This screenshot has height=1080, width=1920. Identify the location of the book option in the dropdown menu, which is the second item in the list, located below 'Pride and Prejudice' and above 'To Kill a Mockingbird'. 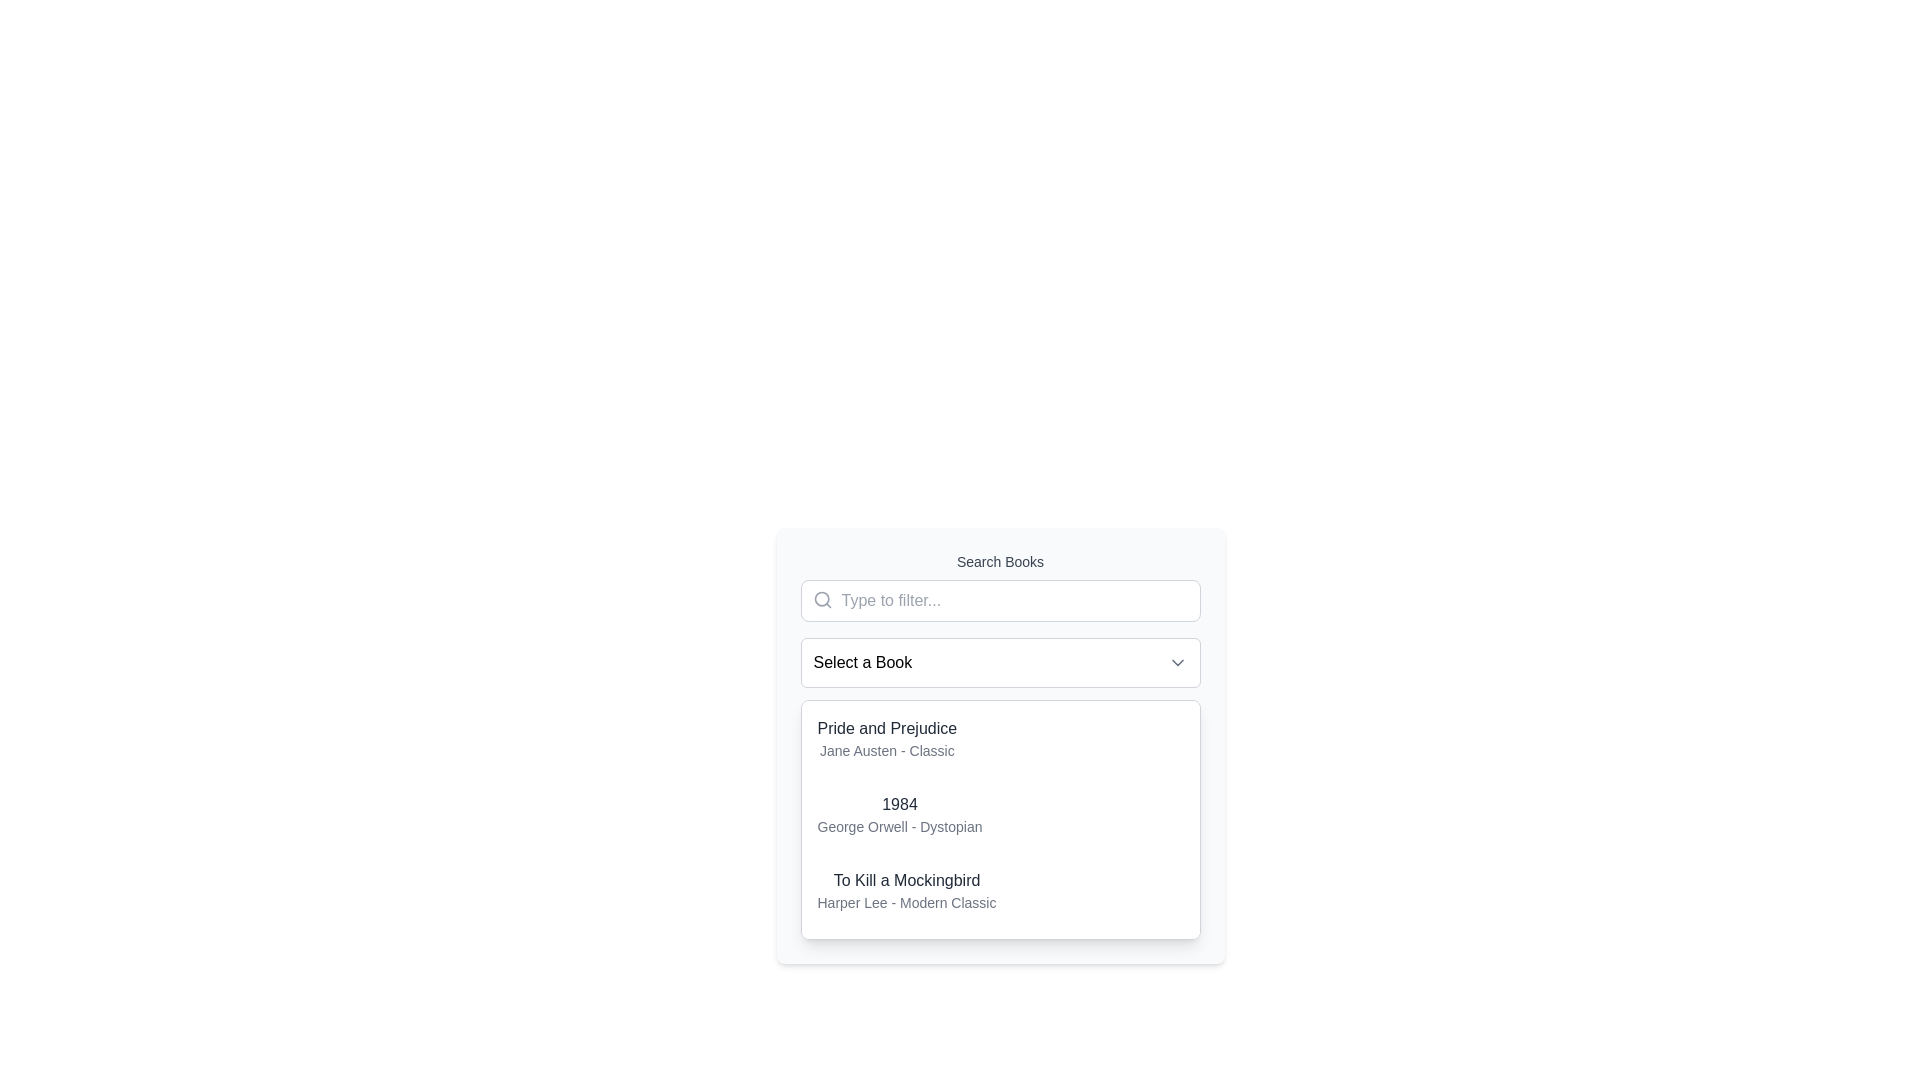
(898, 814).